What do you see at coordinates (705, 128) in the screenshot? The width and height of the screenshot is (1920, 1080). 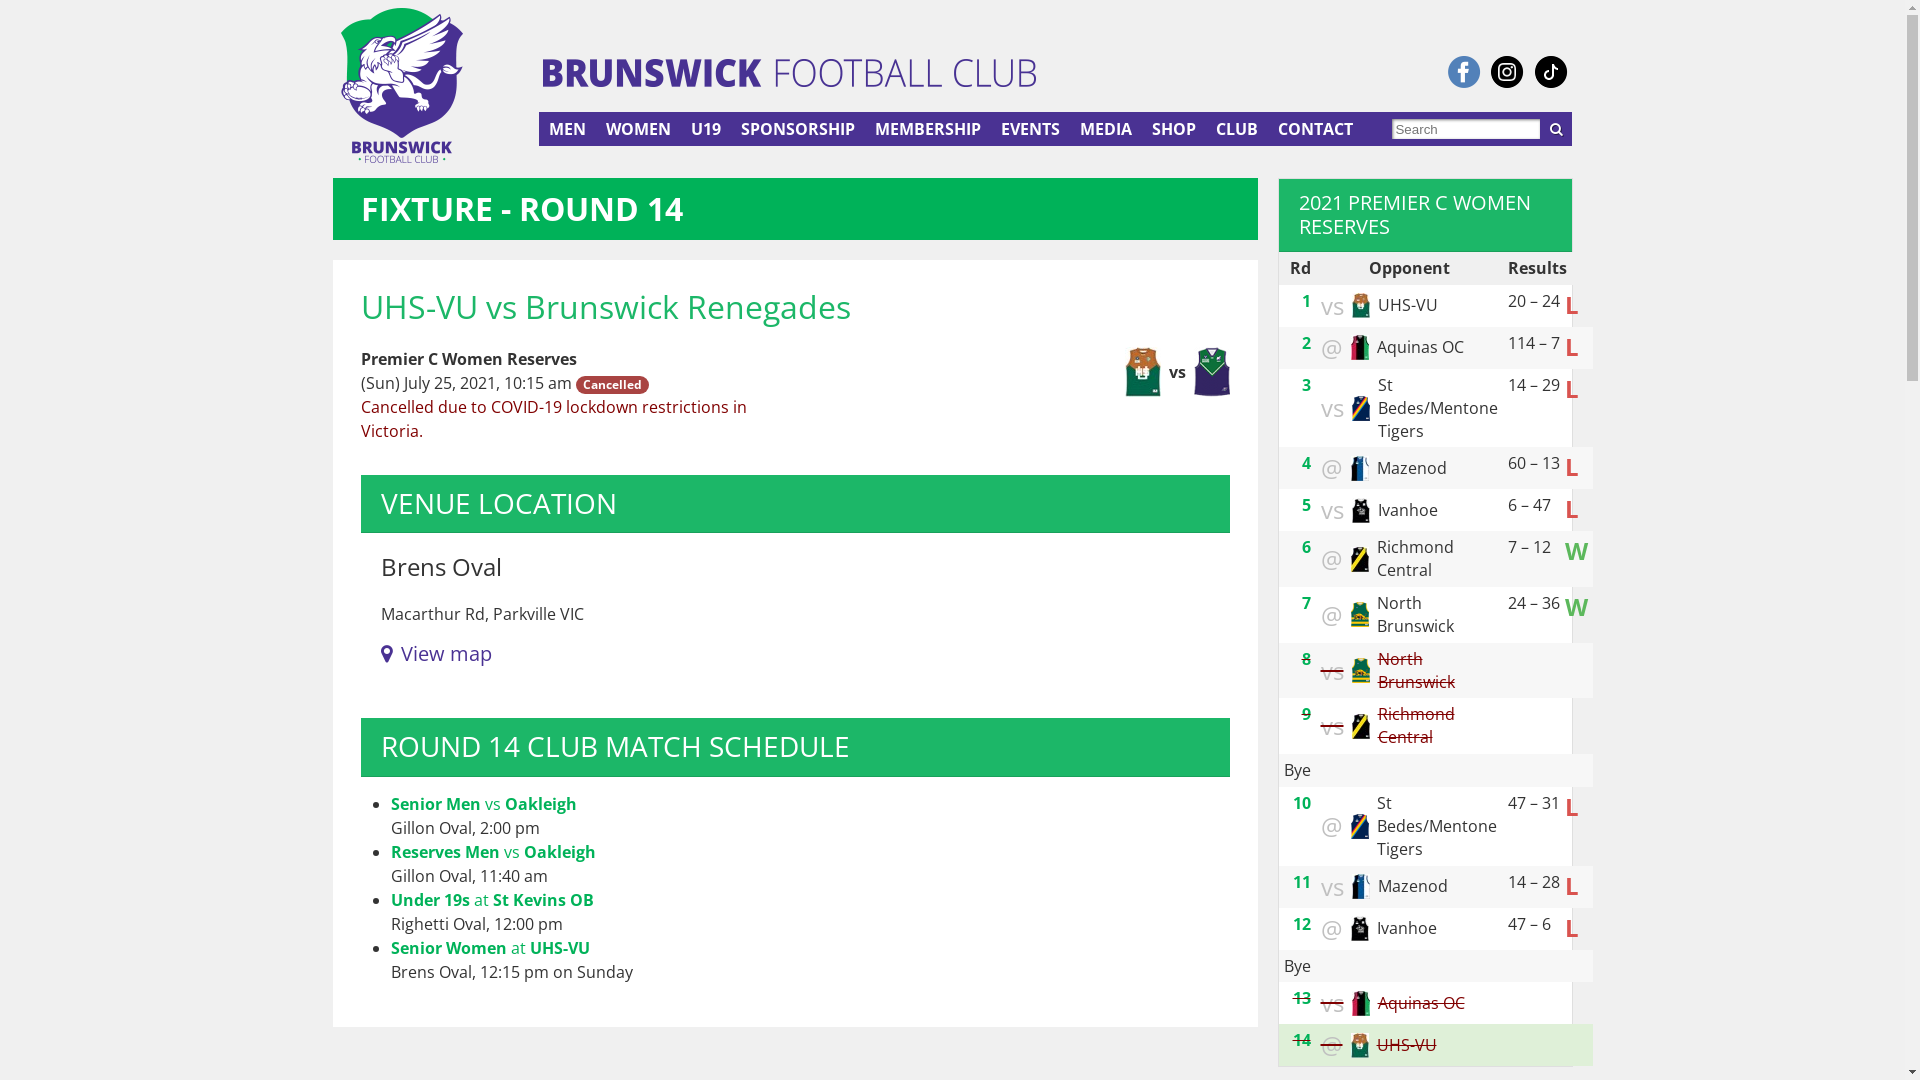 I see `'U19'` at bounding box center [705, 128].